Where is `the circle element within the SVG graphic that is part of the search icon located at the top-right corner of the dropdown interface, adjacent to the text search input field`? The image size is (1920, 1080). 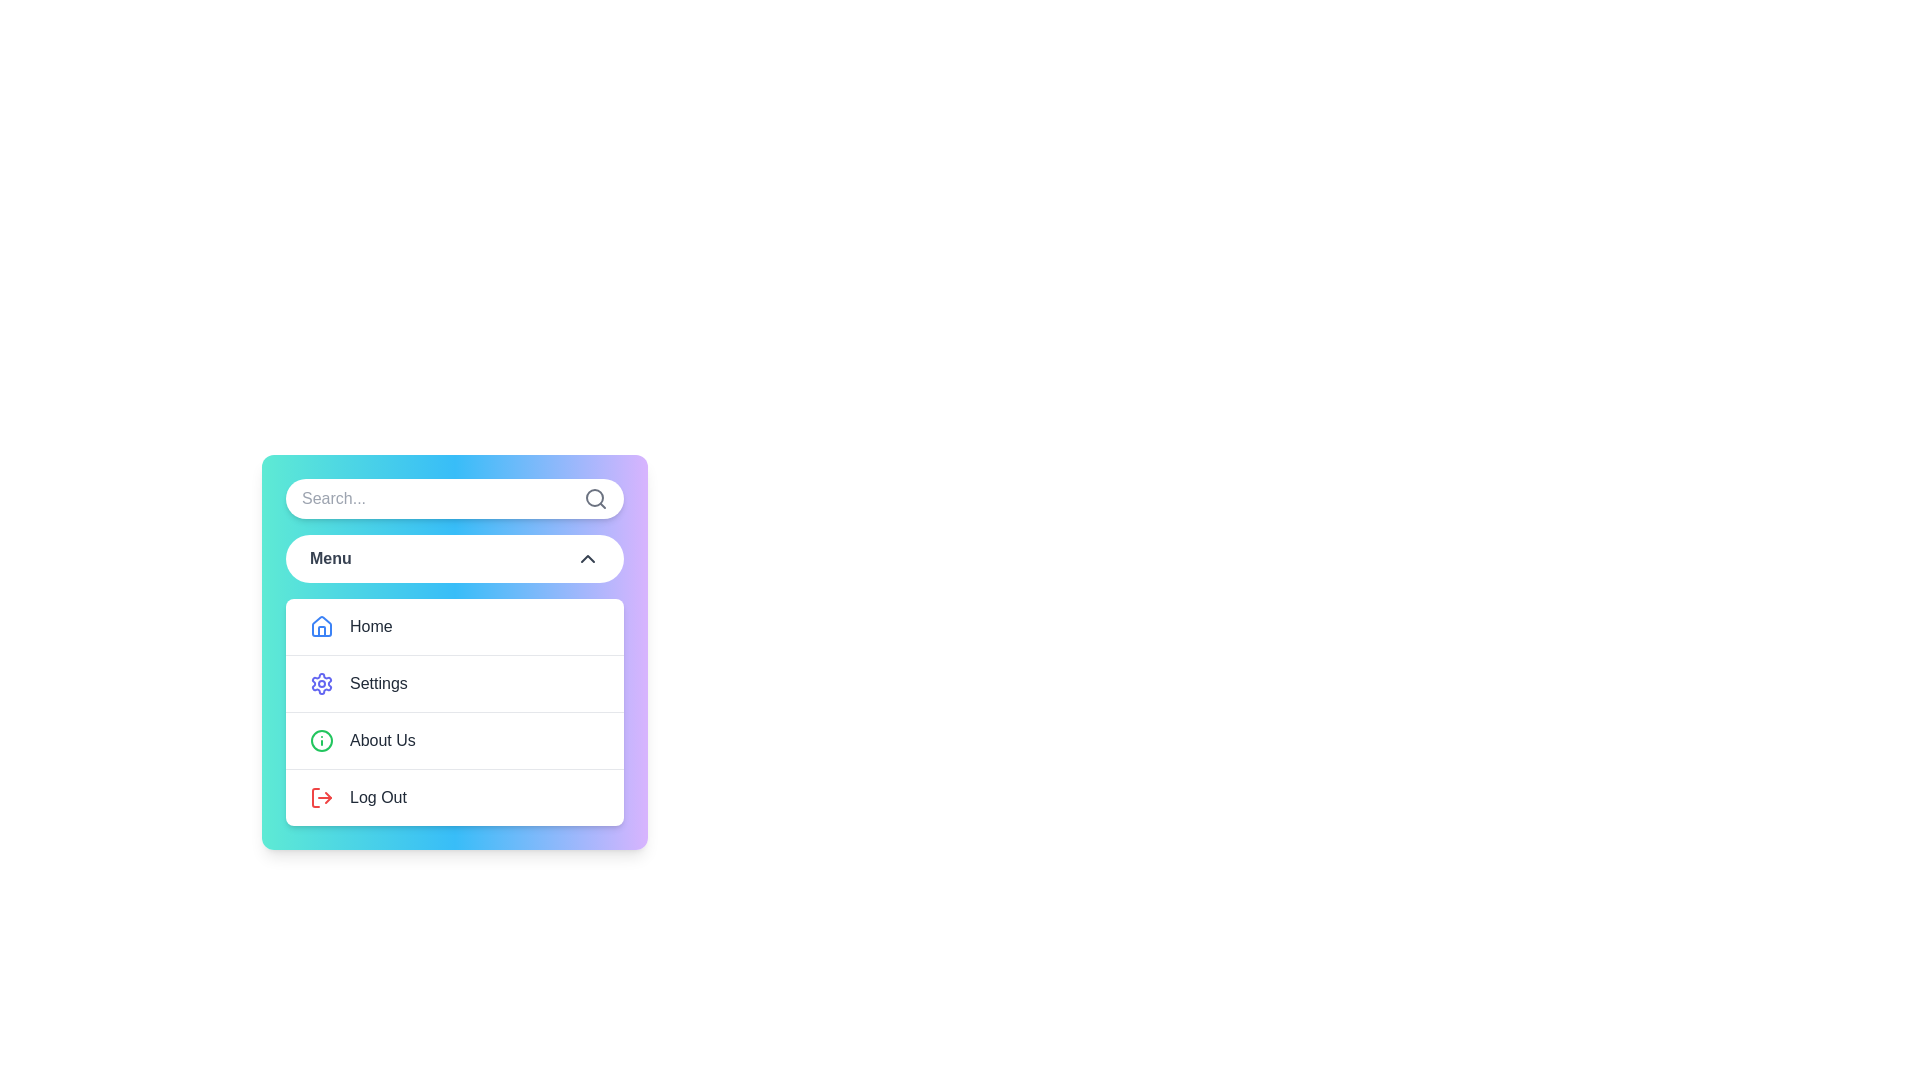 the circle element within the SVG graphic that is part of the search icon located at the top-right corner of the dropdown interface, adjacent to the text search input field is located at coordinates (594, 496).